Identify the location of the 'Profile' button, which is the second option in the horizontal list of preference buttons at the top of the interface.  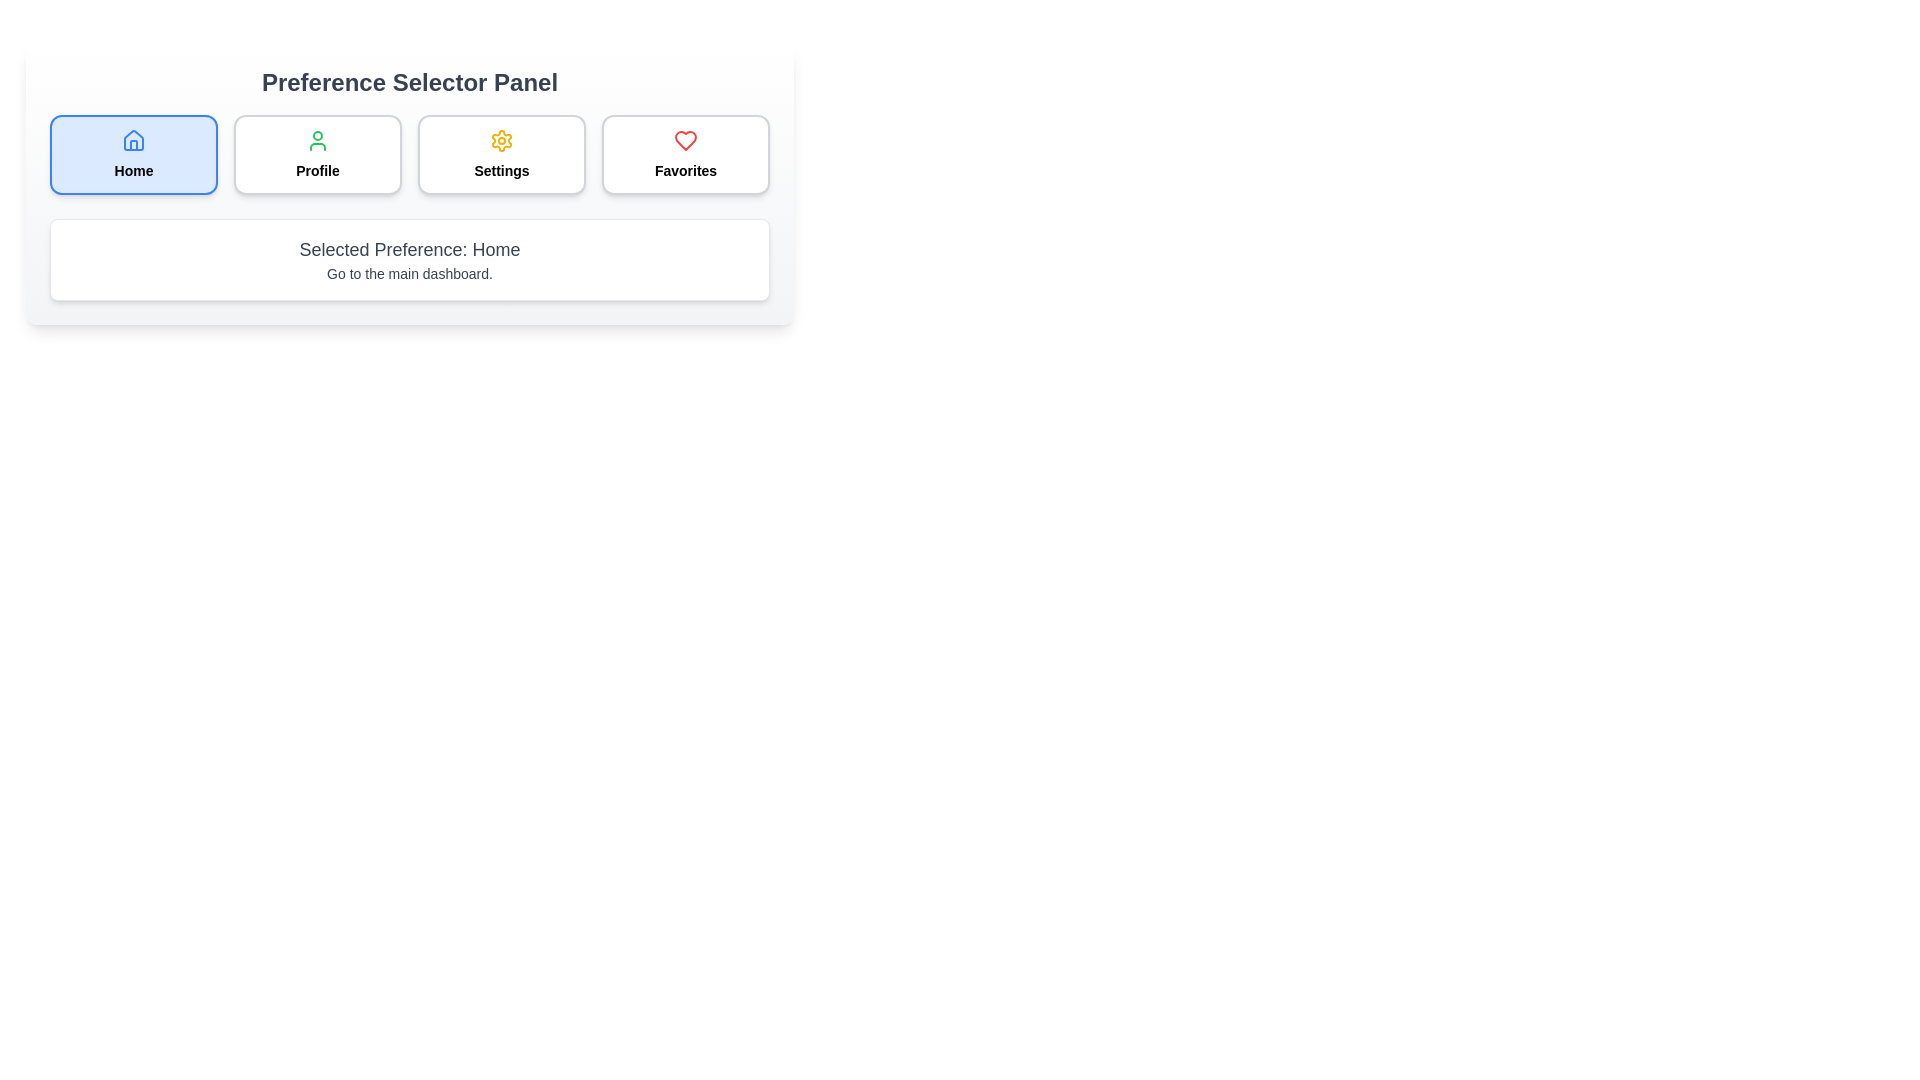
(316, 140).